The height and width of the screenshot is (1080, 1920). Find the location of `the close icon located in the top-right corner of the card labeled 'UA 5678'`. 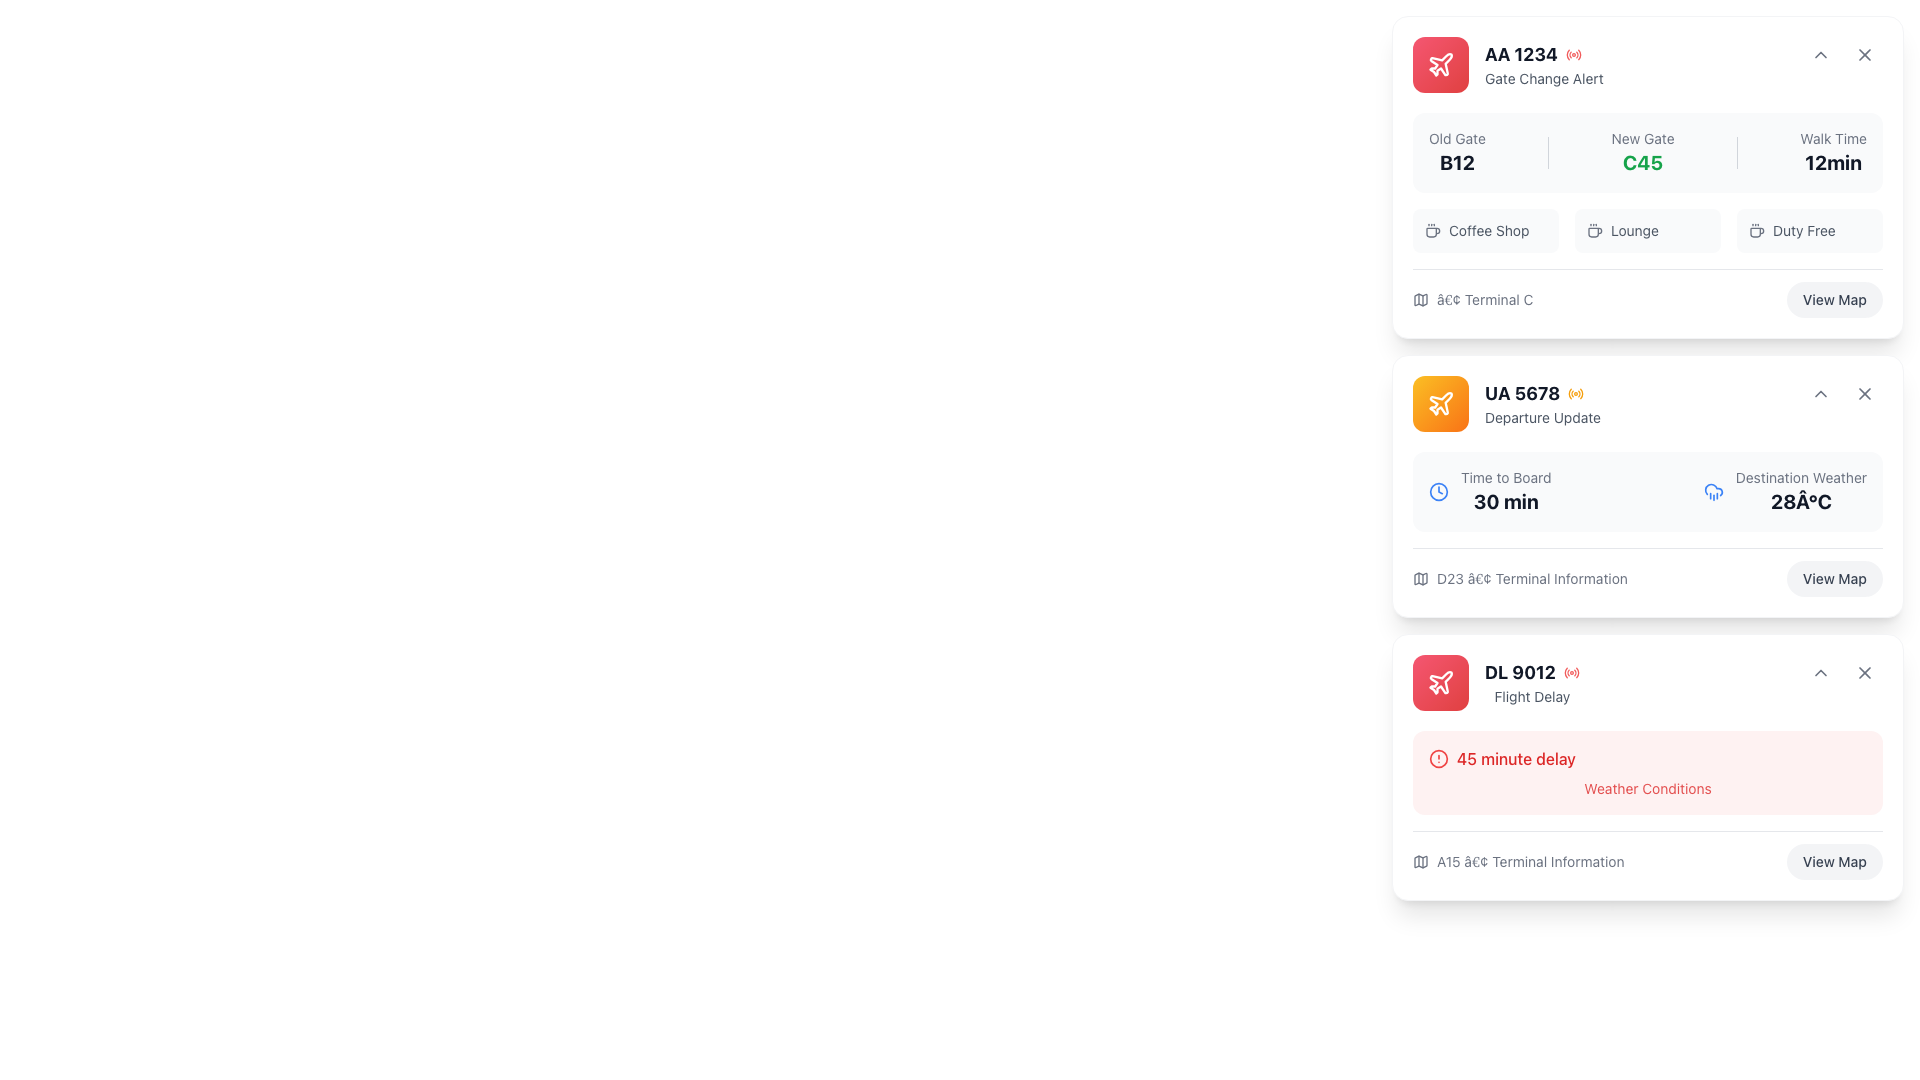

the close icon located in the top-right corner of the card labeled 'UA 5678' is located at coordinates (1864, 393).